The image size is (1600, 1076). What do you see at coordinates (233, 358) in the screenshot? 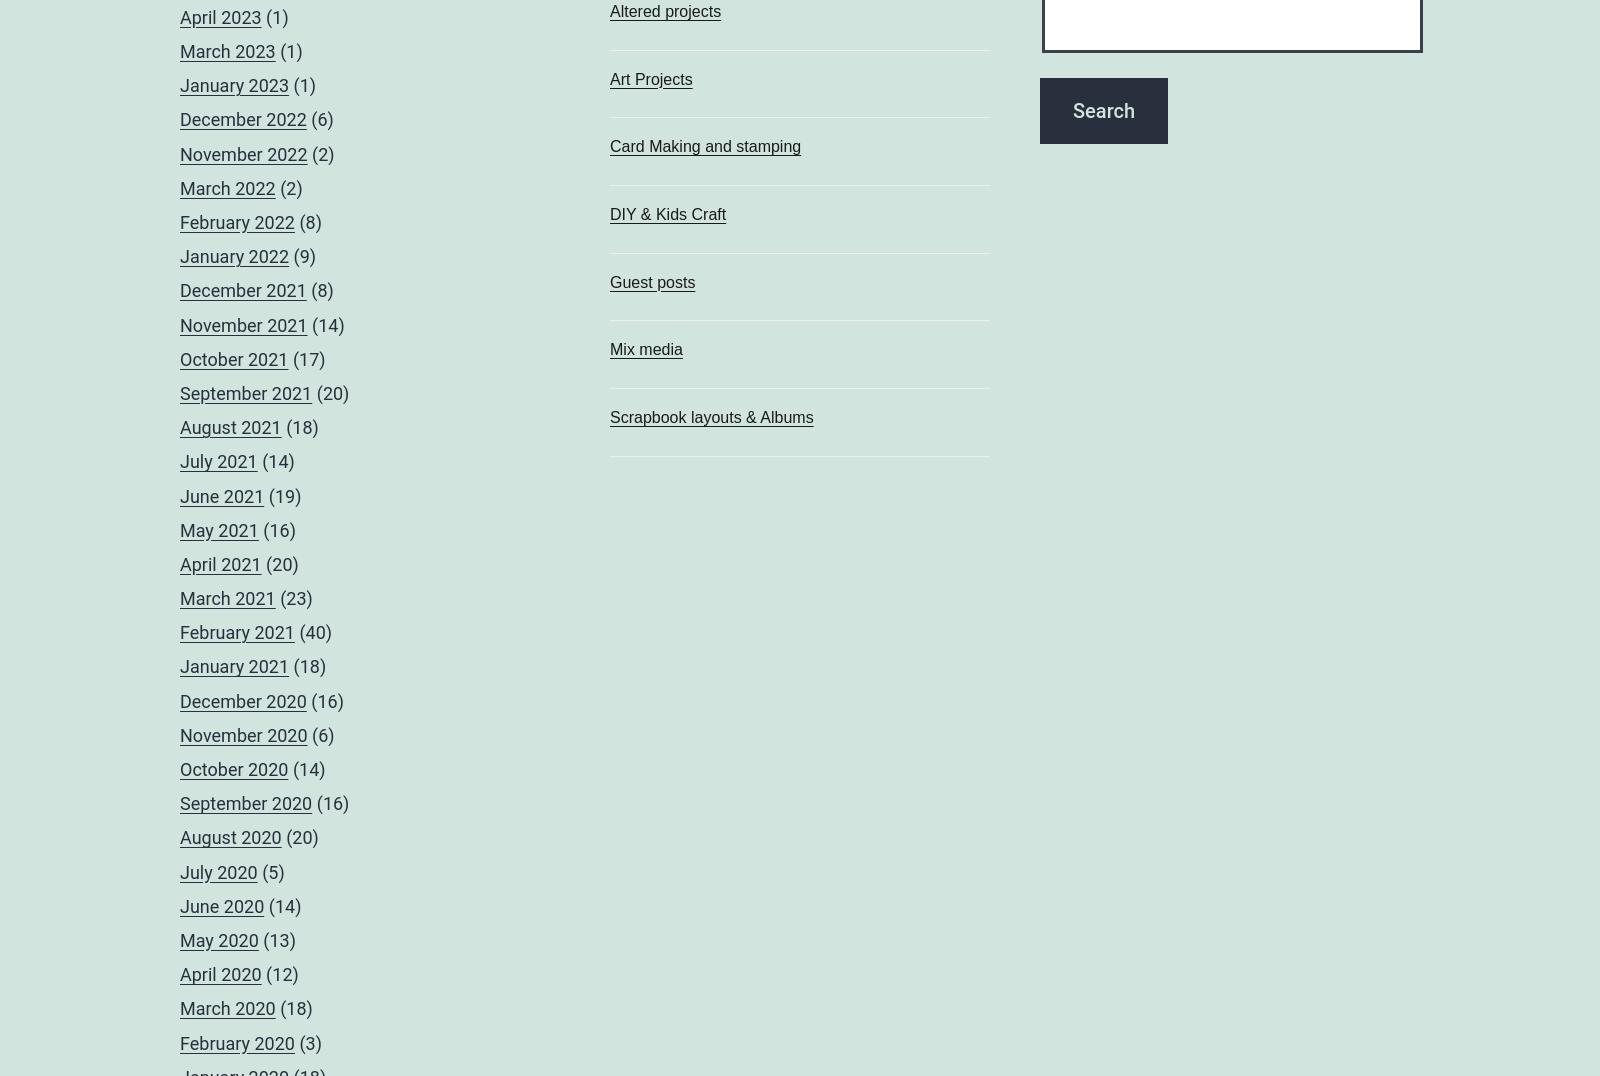
I see `'October 2021'` at bounding box center [233, 358].